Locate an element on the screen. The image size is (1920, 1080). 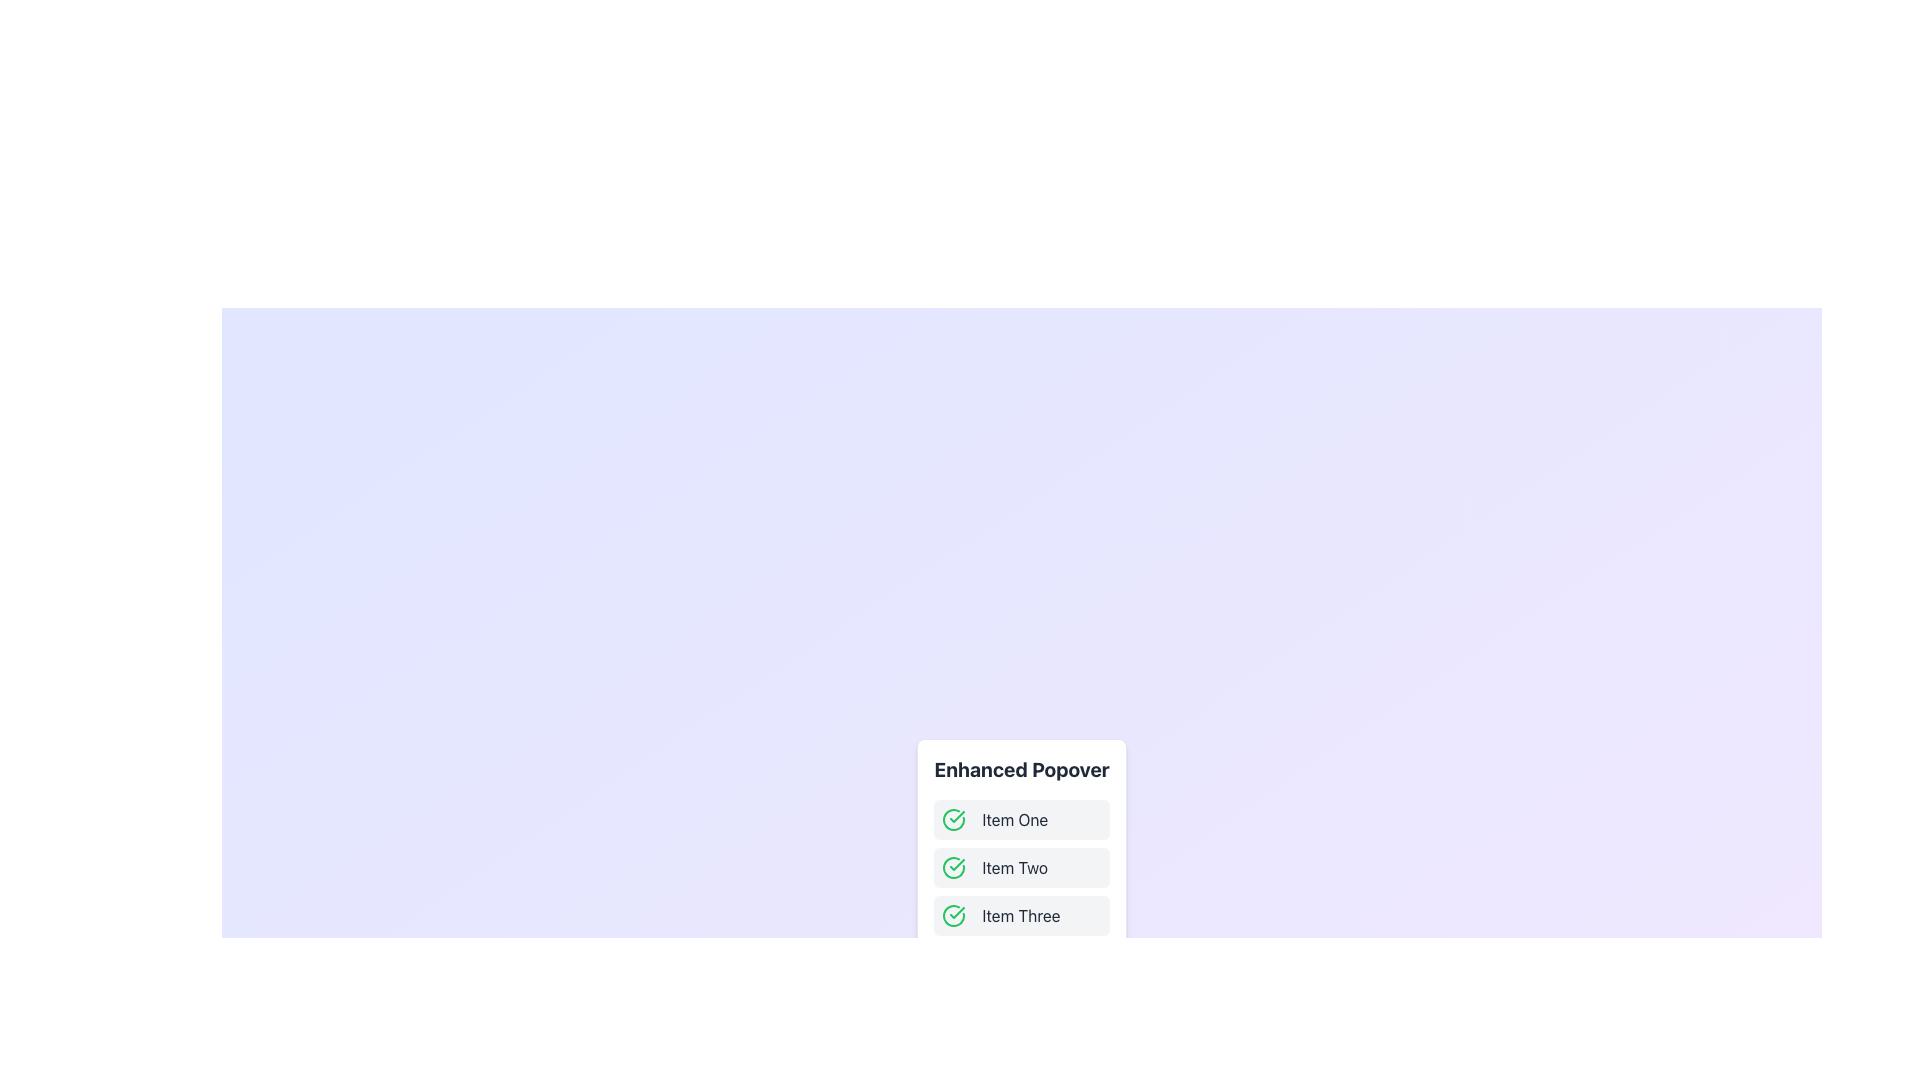
the green circular checkmark icon, which is visually distinct with a thick border and positioned to the left of the text 'Item Two' is located at coordinates (953, 866).